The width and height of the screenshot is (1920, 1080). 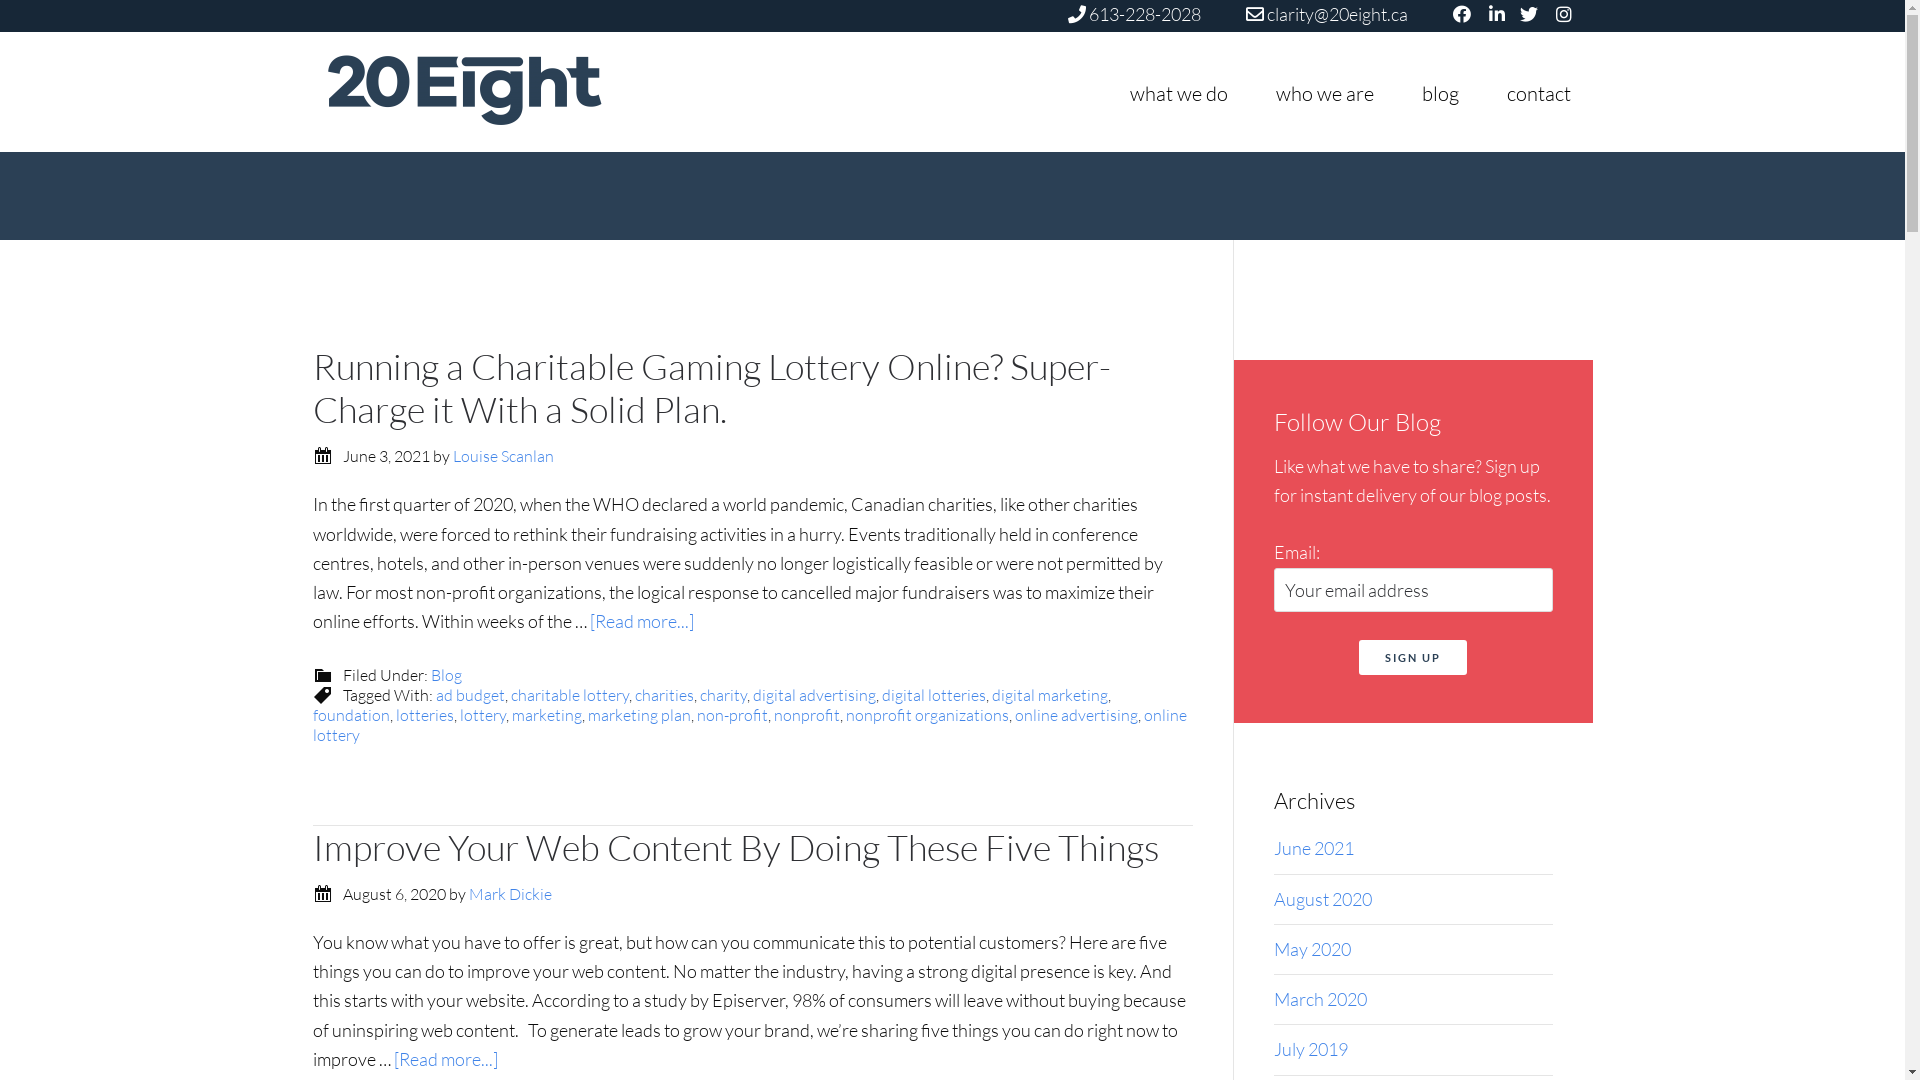 What do you see at coordinates (469, 693) in the screenshot?
I see `'ad budget'` at bounding box center [469, 693].